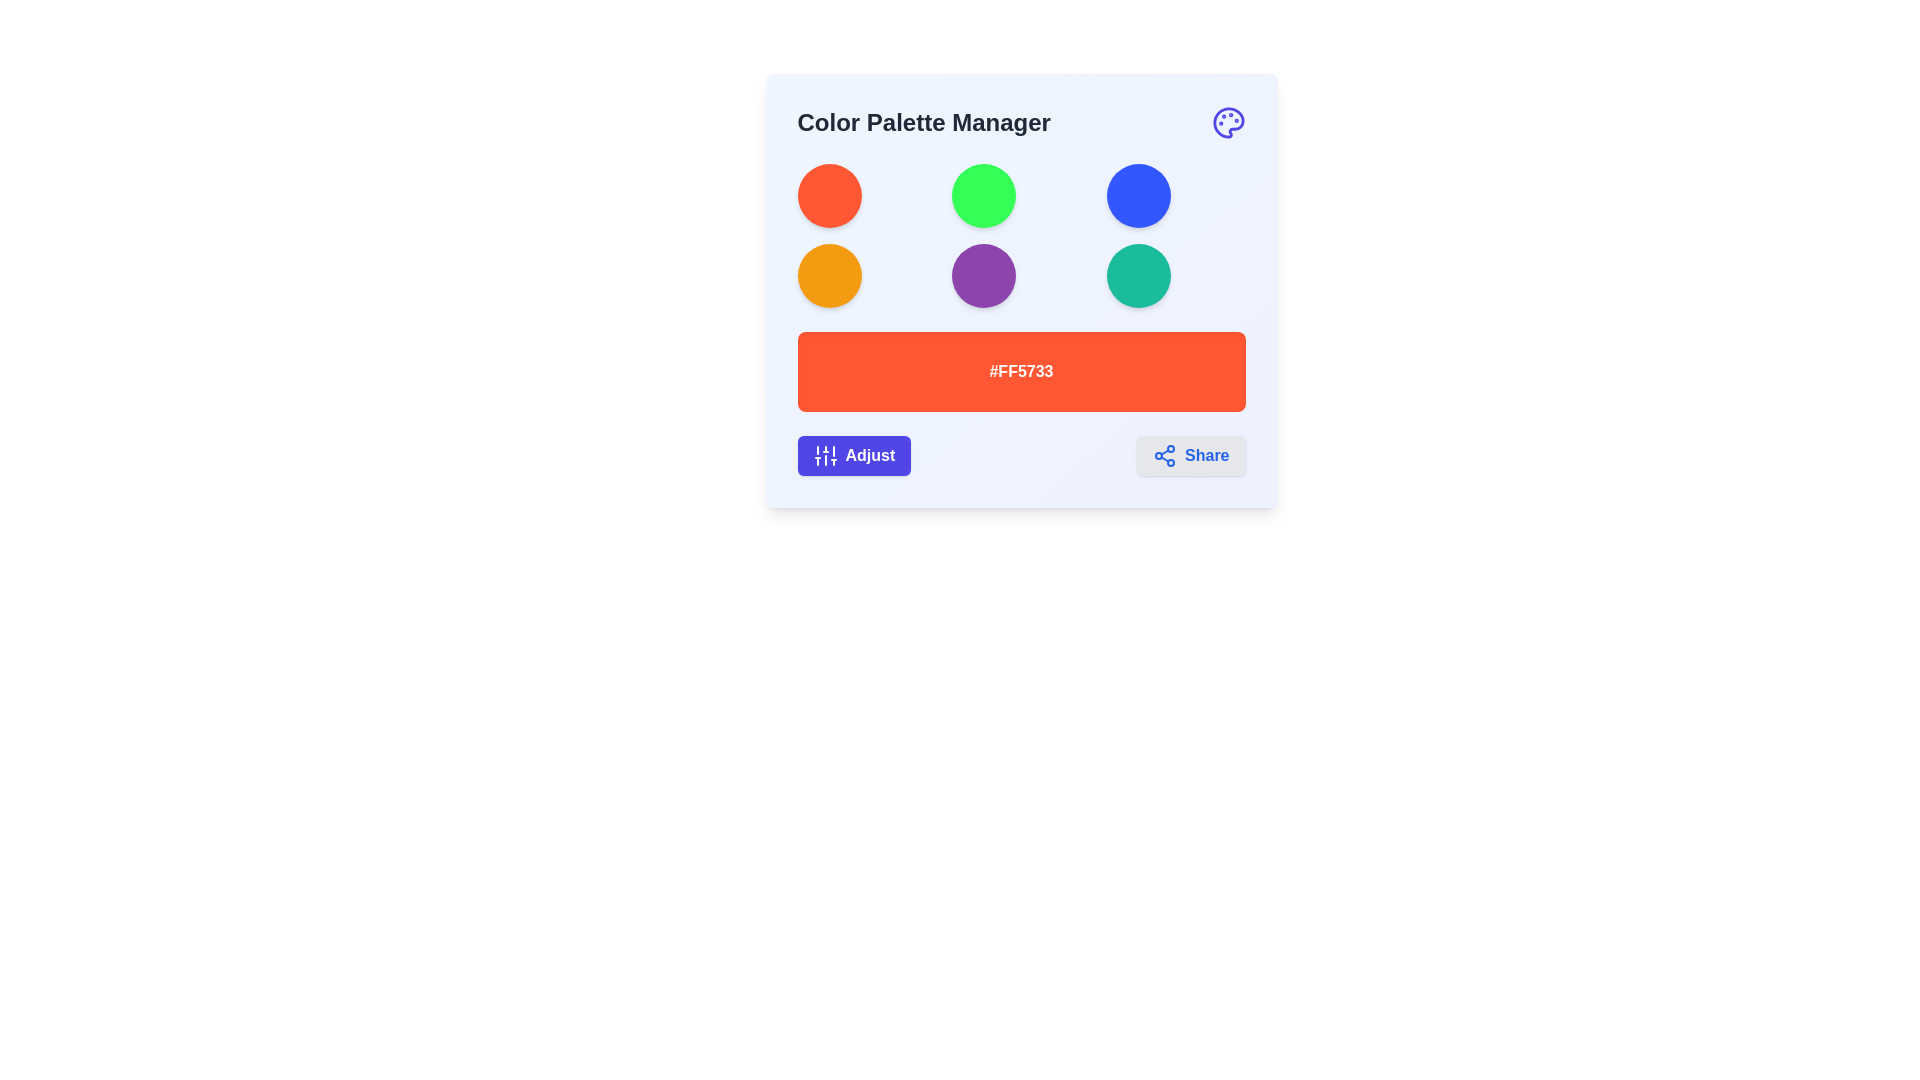  I want to click on the circular blue button located in the top-right position of a 3x2 grid layout to visually scale it, so click(1138, 196).